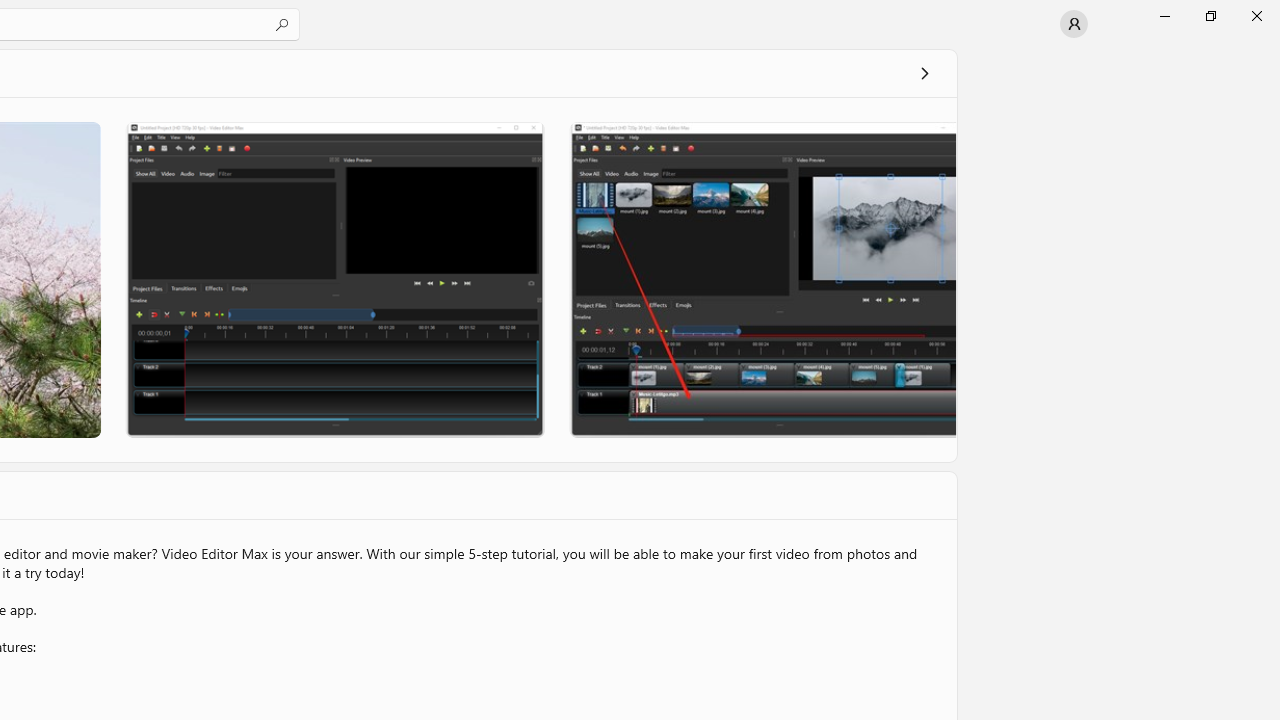 Image resolution: width=1280 pixels, height=720 pixels. Describe the element at coordinates (1209, 15) in the screenshot. I see `'Restore Microsoft Store'` at that location.